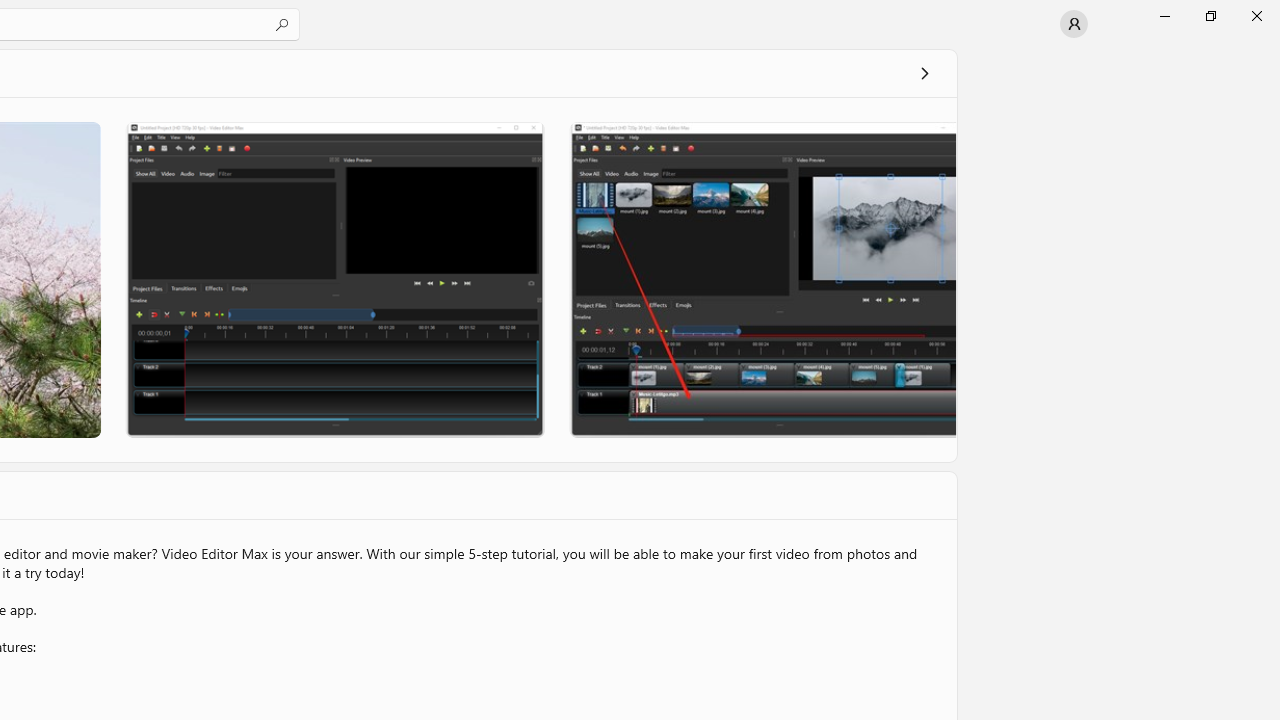 Image resolution: width=1280 pixels, height=720 pixels. Describe the element at coordinates (1209, 15) in the screenshot. I see `'Restore Microsoft Store'` at that location.